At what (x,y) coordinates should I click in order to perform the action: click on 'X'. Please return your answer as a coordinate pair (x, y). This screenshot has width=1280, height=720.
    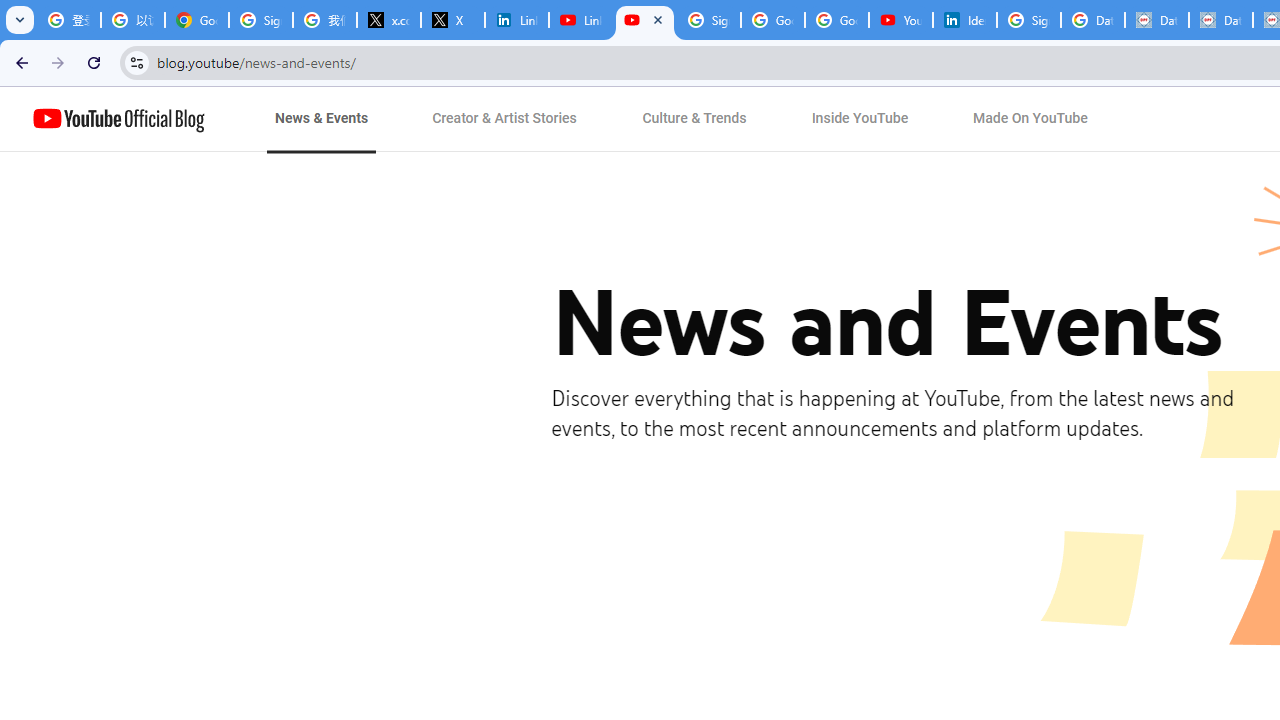
    Looking at the image, I should click on (452, 20).